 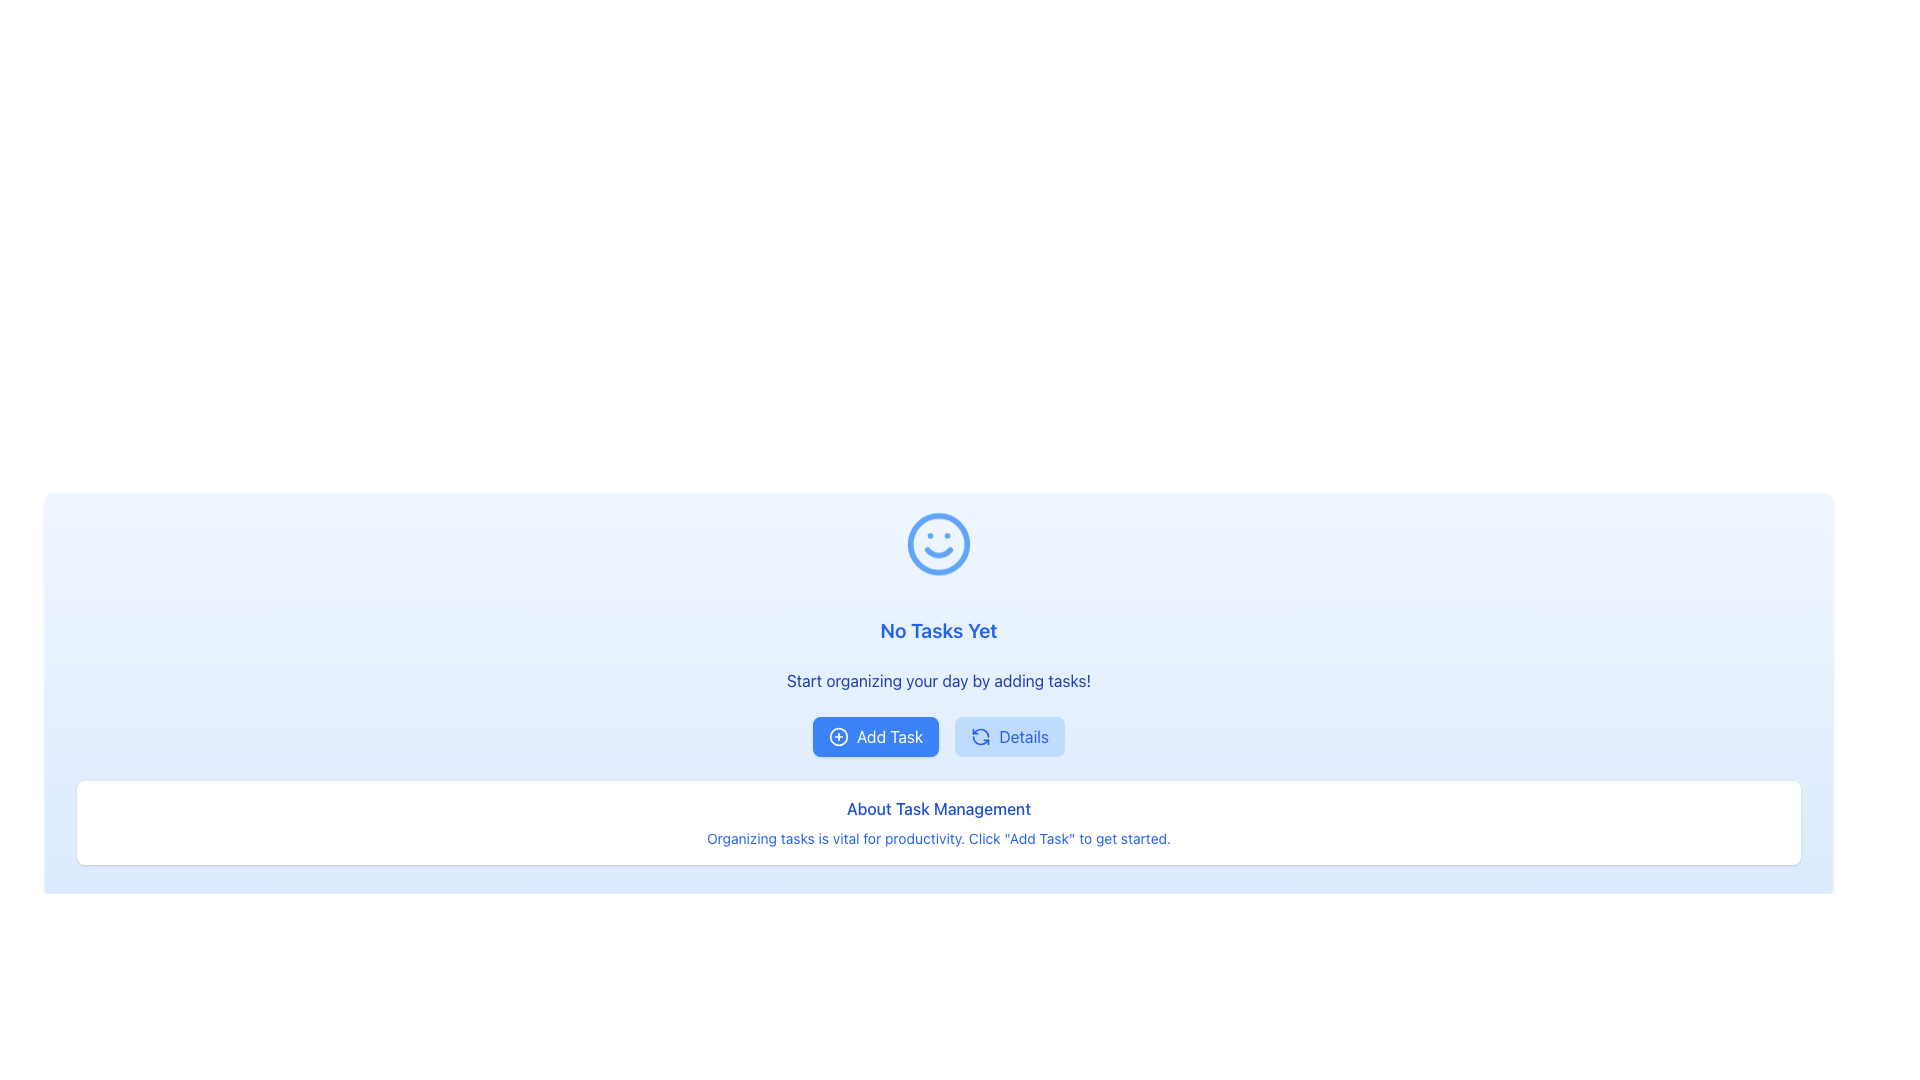 I want to click on the static text element displaying 'Start organizing your day by adding tasks!' which is located centrally below the heading 'No Tasks Yet', so click(x=938, y=680).